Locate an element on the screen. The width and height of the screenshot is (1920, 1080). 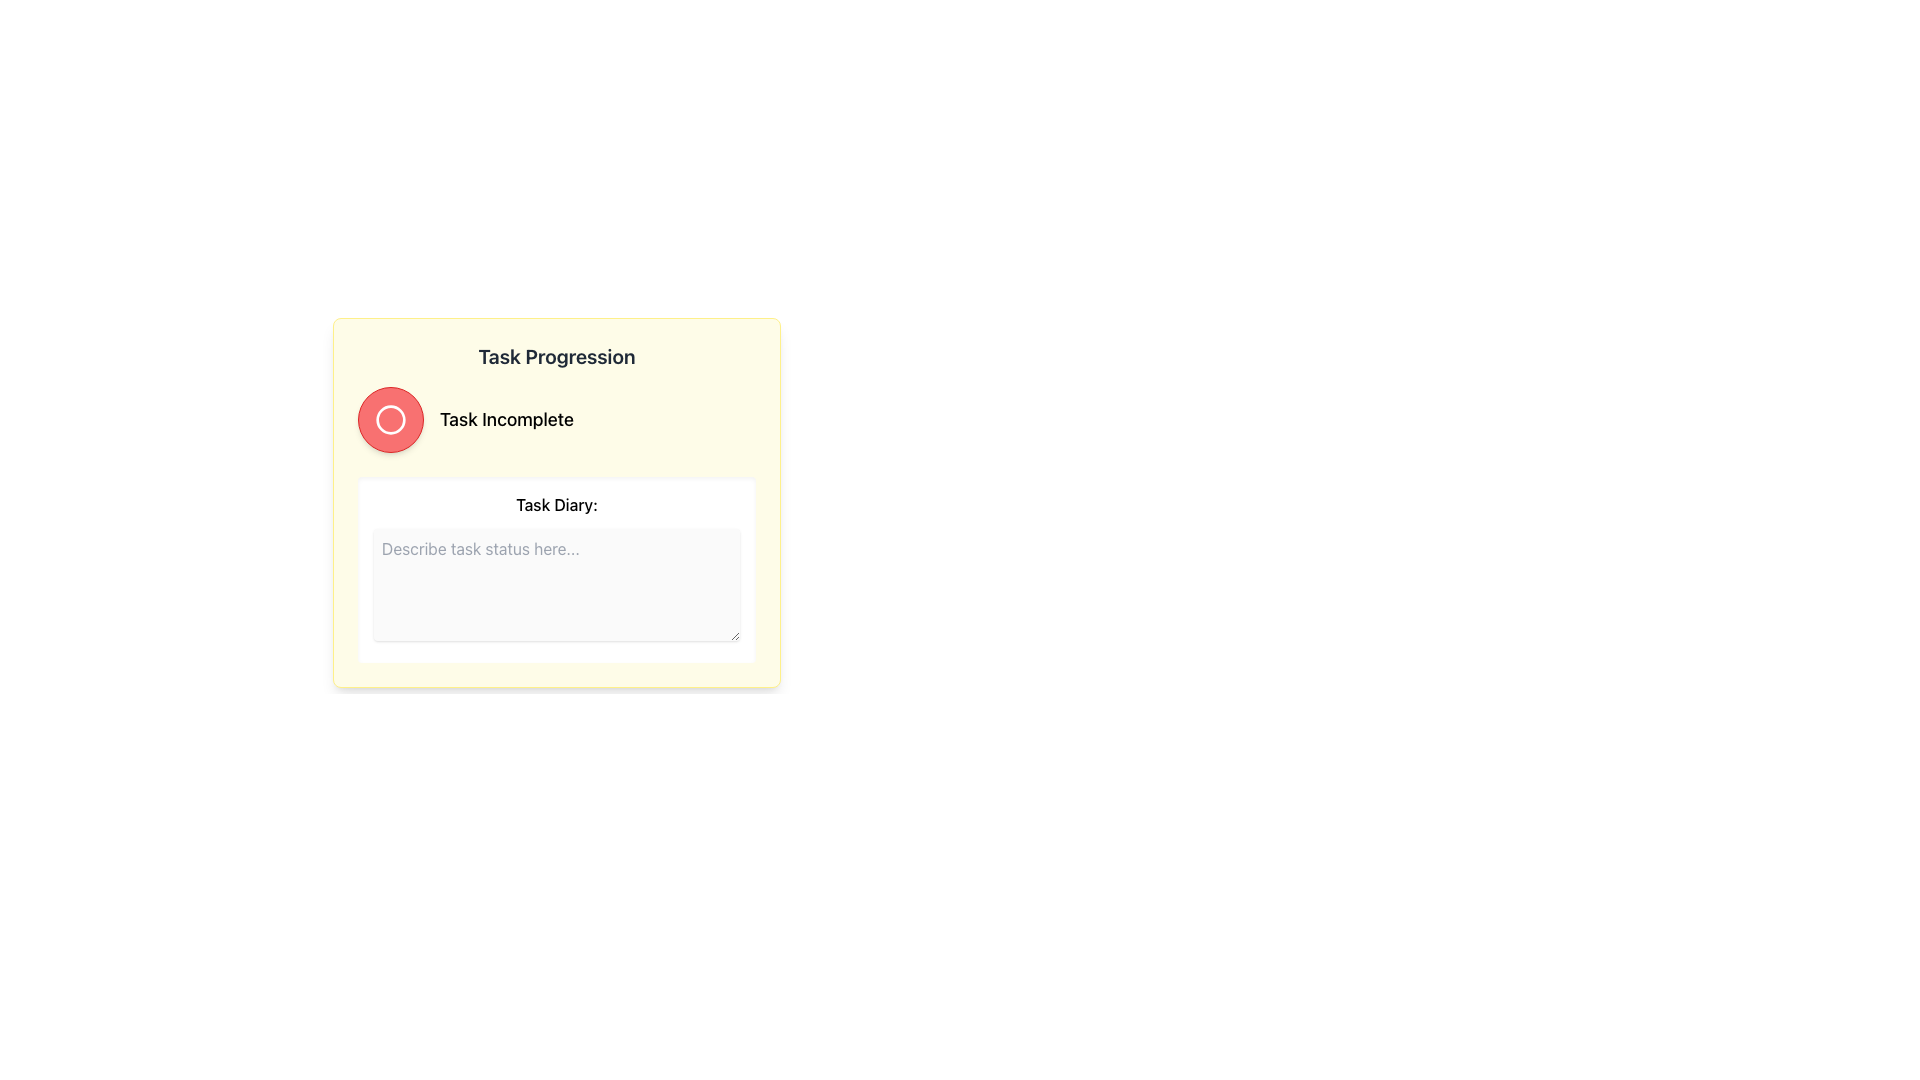
the text label indicating the content to be entered into the text area, which is positioned directly above the text area input field and below the heading 'Task Progression' is located at coordinates (556, 504).